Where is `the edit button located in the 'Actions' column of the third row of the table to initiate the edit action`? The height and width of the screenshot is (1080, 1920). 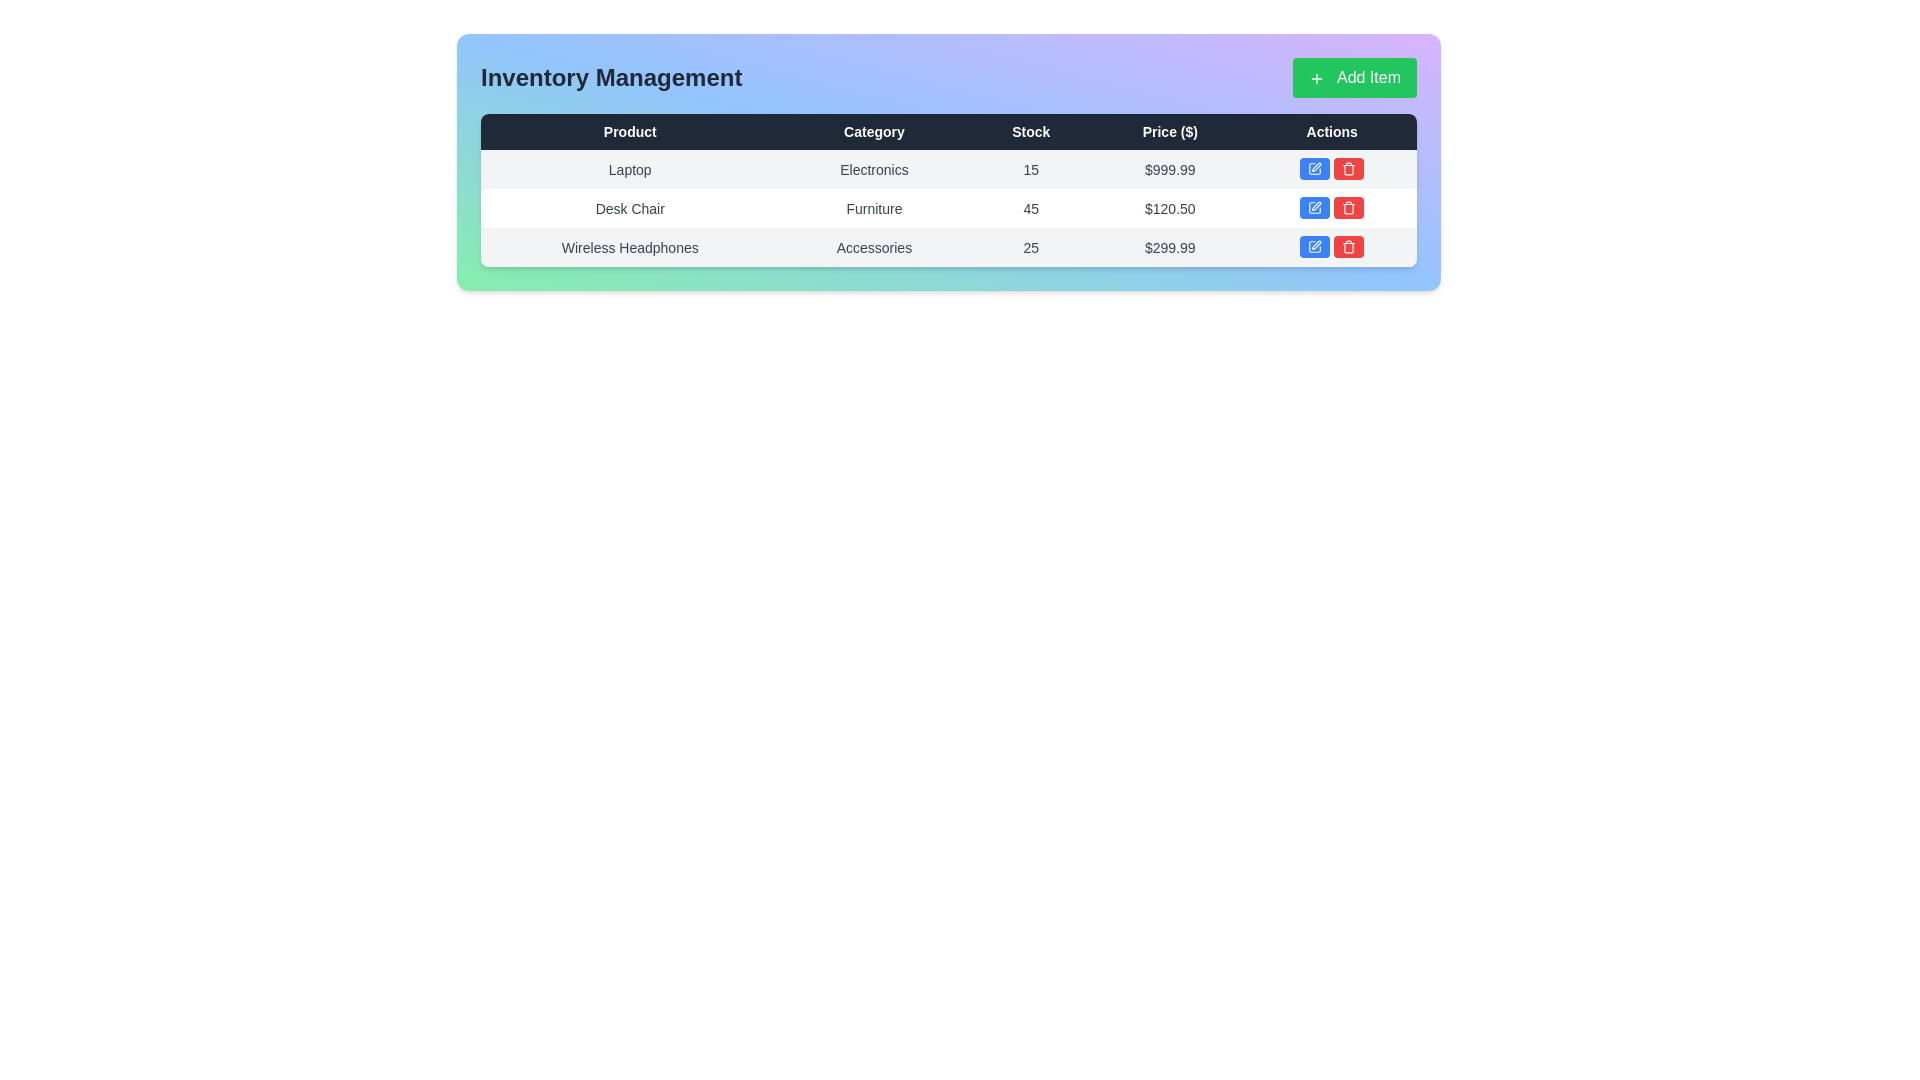
the edit button located in the 'Actions' column of the third row of the table to initiate the edit action is located at coordinates (1315, 245).